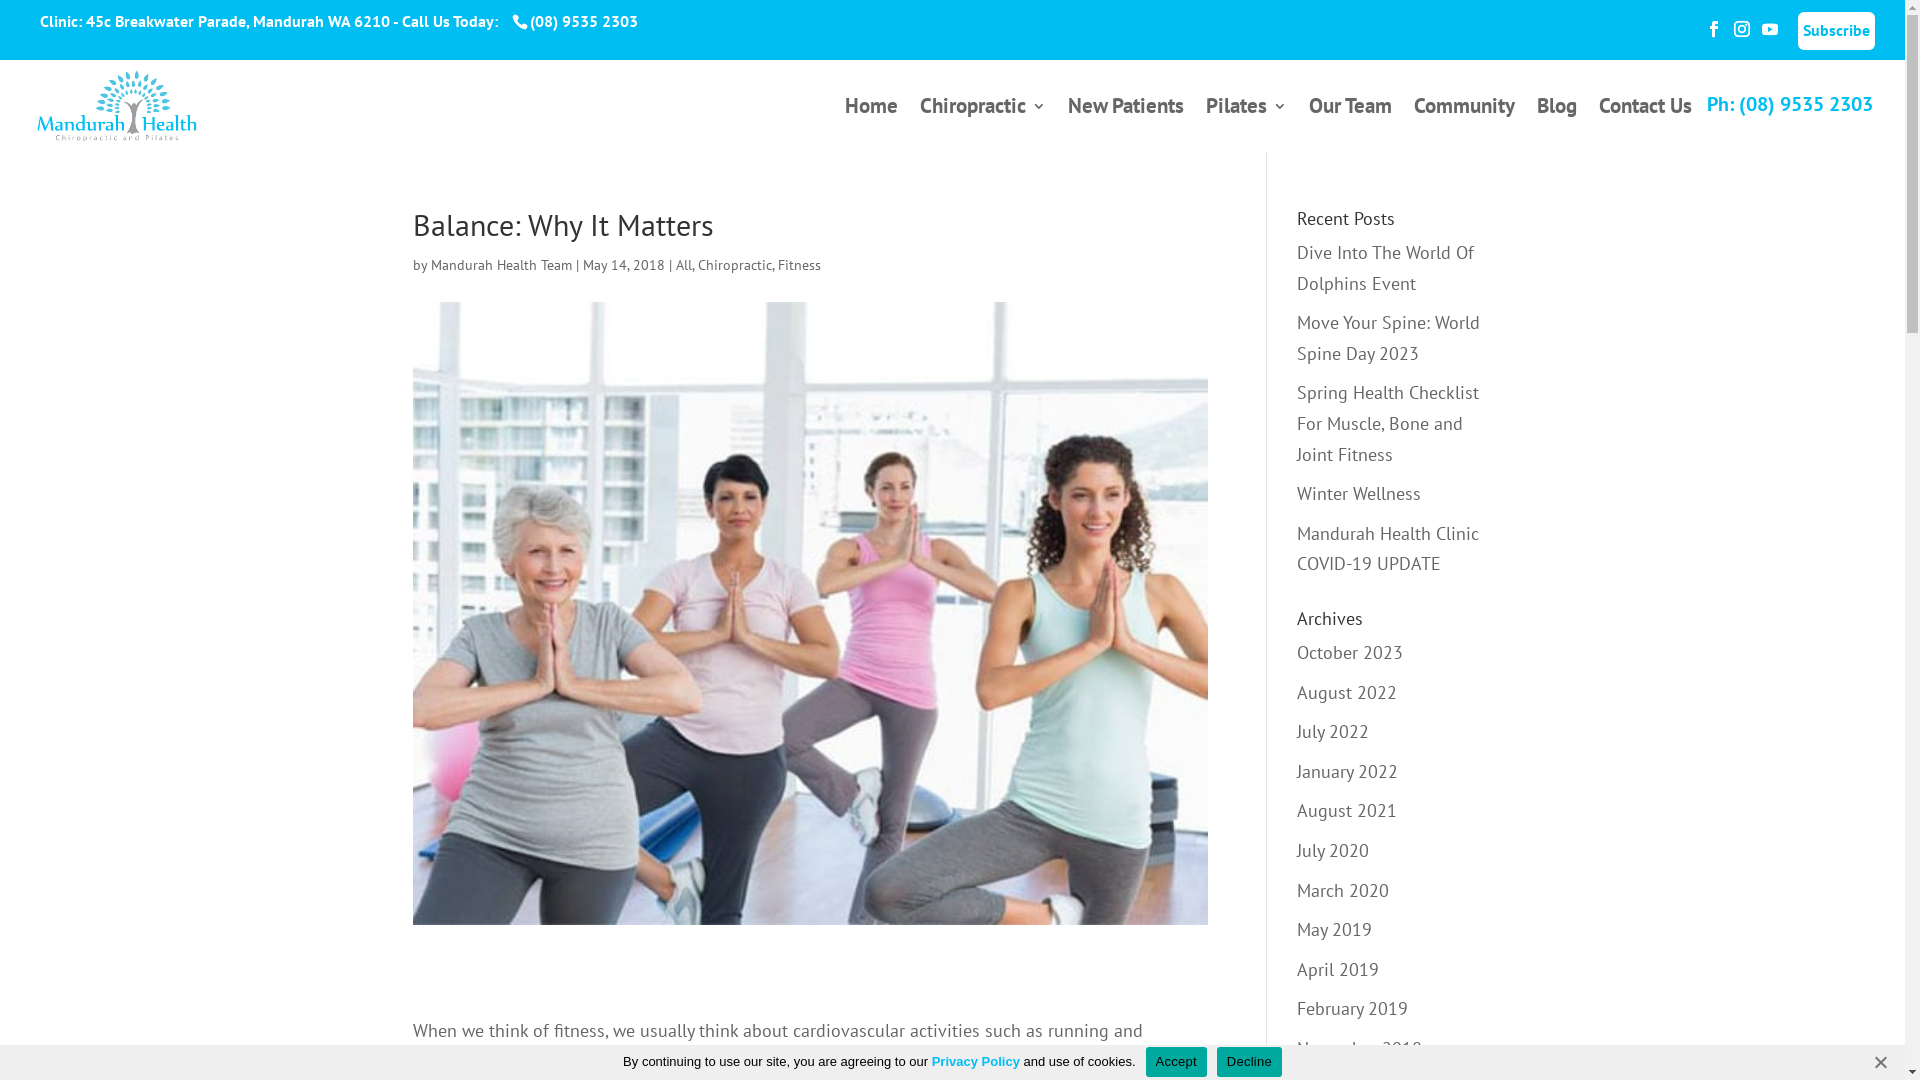 Image resolution: width=1920 pixels, height=1080 pixels. Describe the element at coordinates (1386, 548) in the screenshot. I see `'Mandurah Health Clinic COVID-19 UPDATE'` at that location.